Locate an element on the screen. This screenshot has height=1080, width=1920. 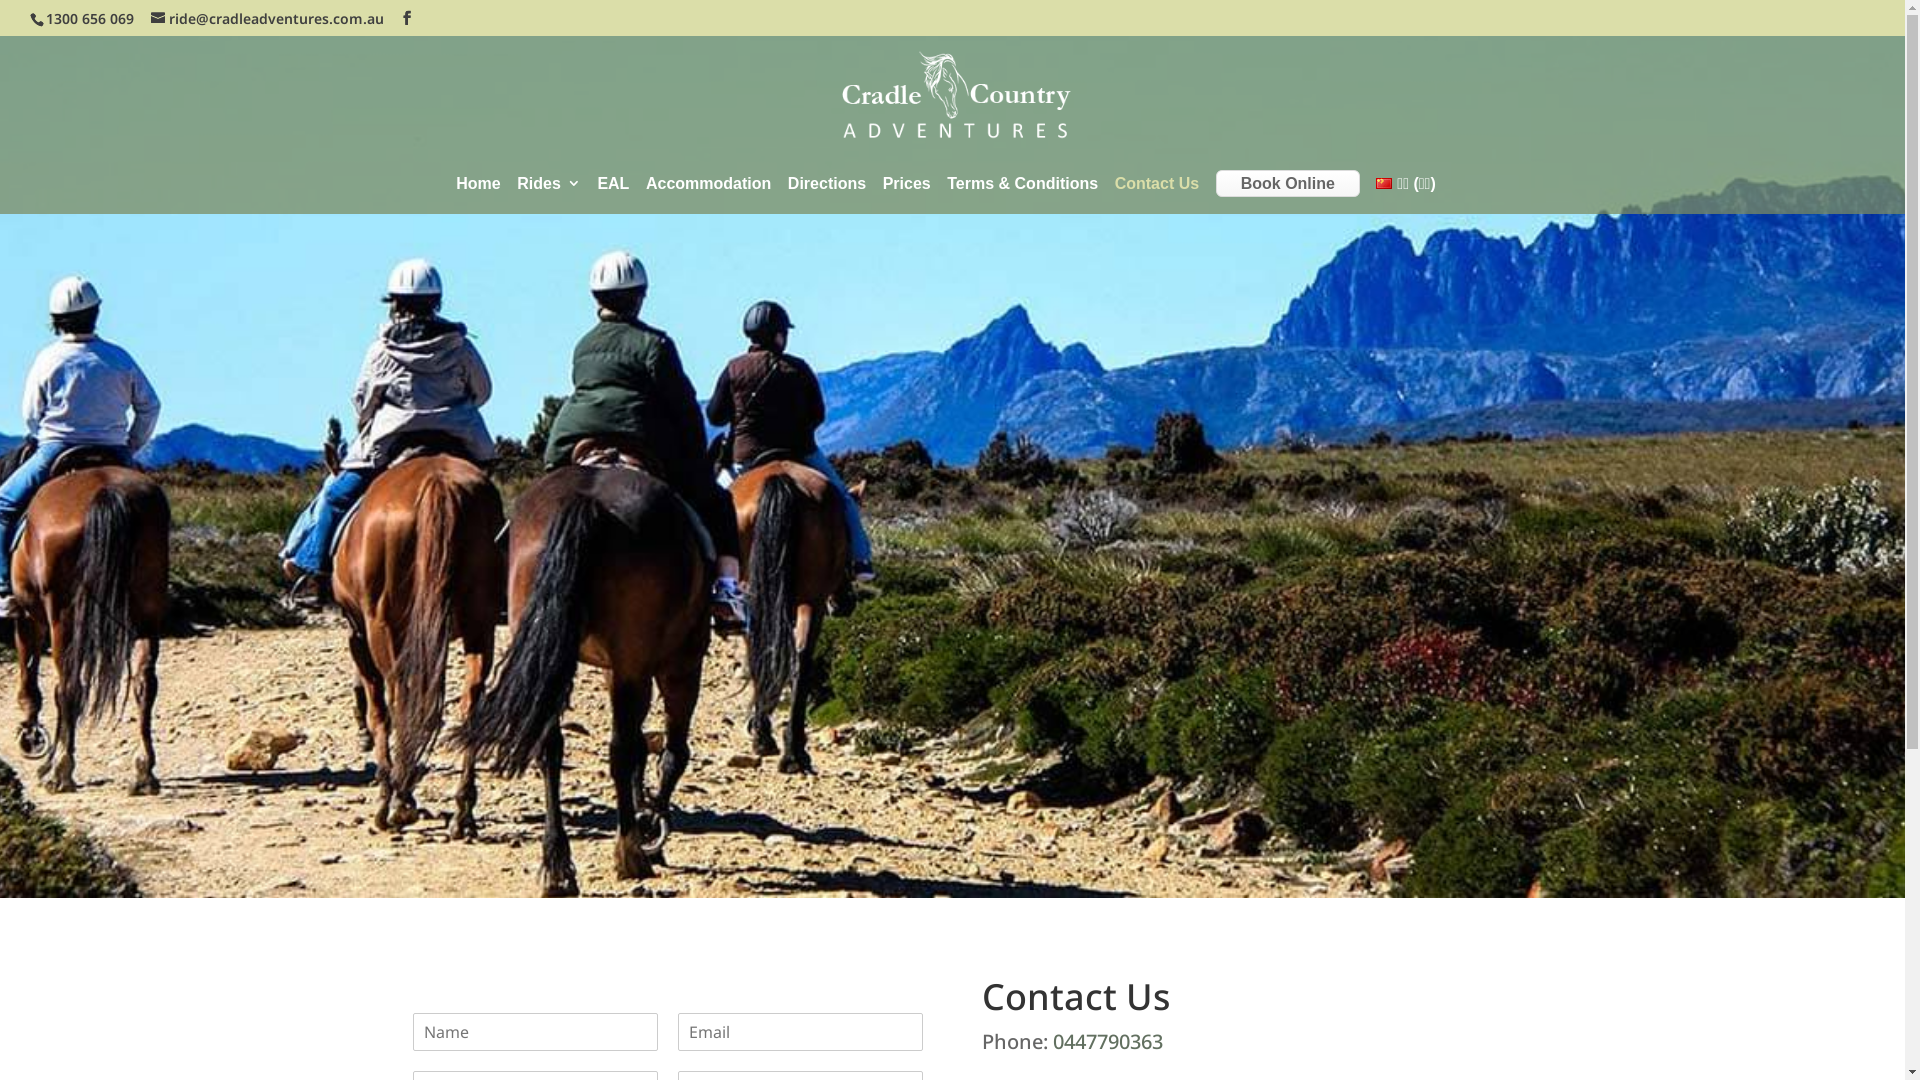
'Book Online' is located at coordinates (1287, 183).